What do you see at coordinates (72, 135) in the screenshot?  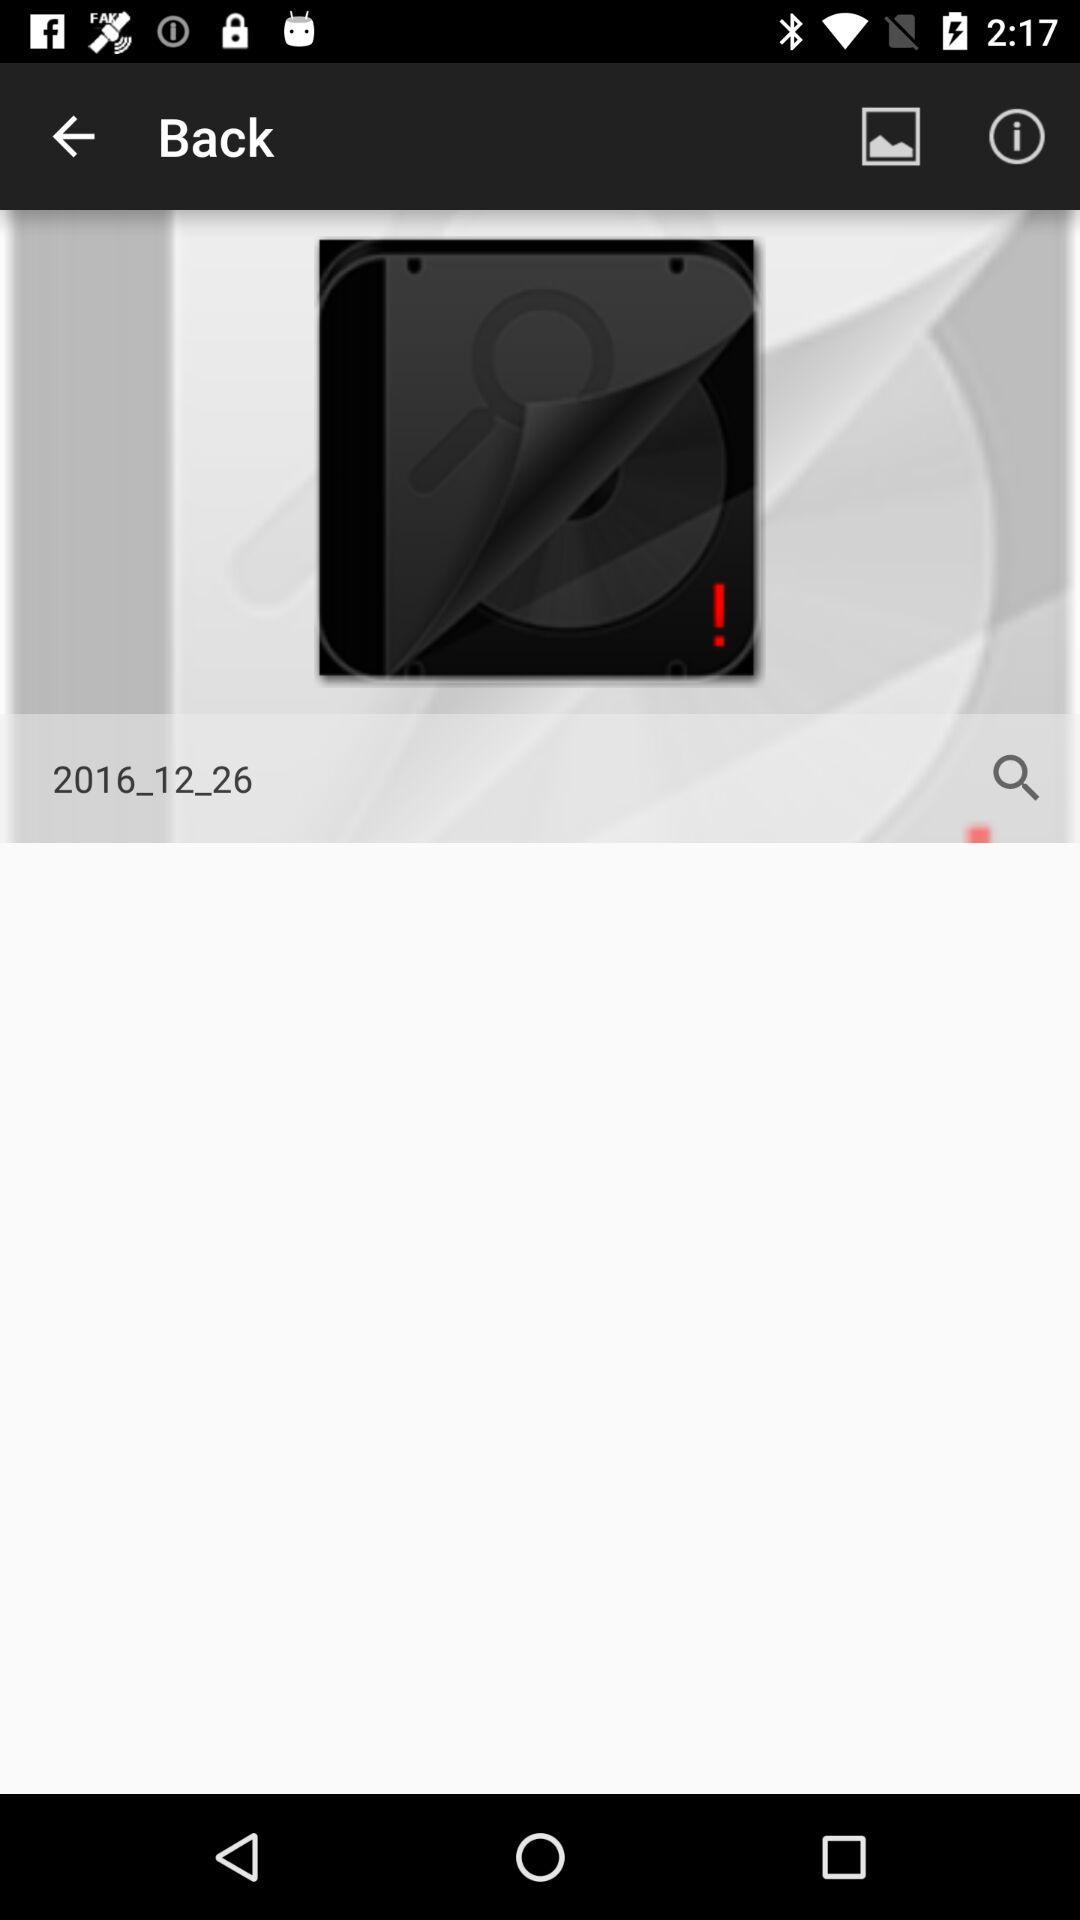 I see `the app next to the back icon` at bounding box center [72, 135].